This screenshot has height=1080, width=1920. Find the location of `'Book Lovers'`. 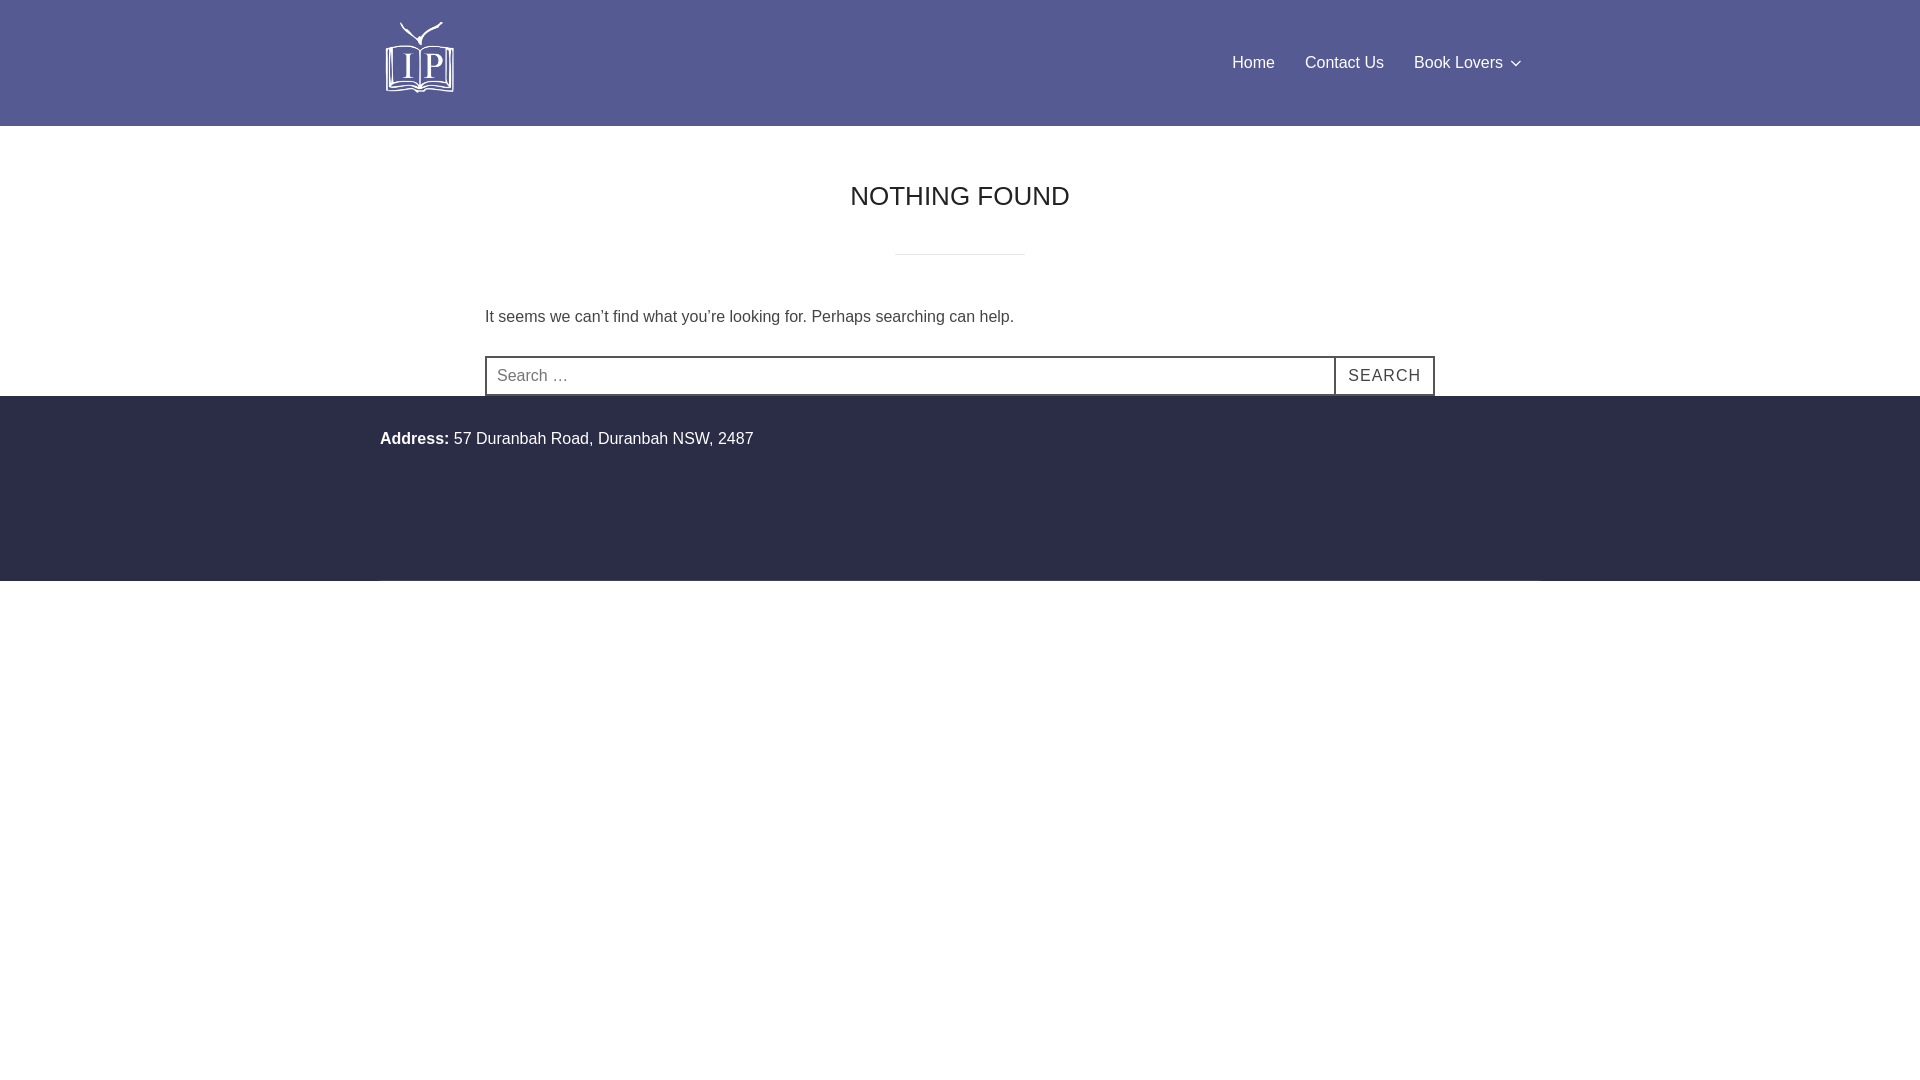

'Book Lovers' is located at coordinates (1413, 61).